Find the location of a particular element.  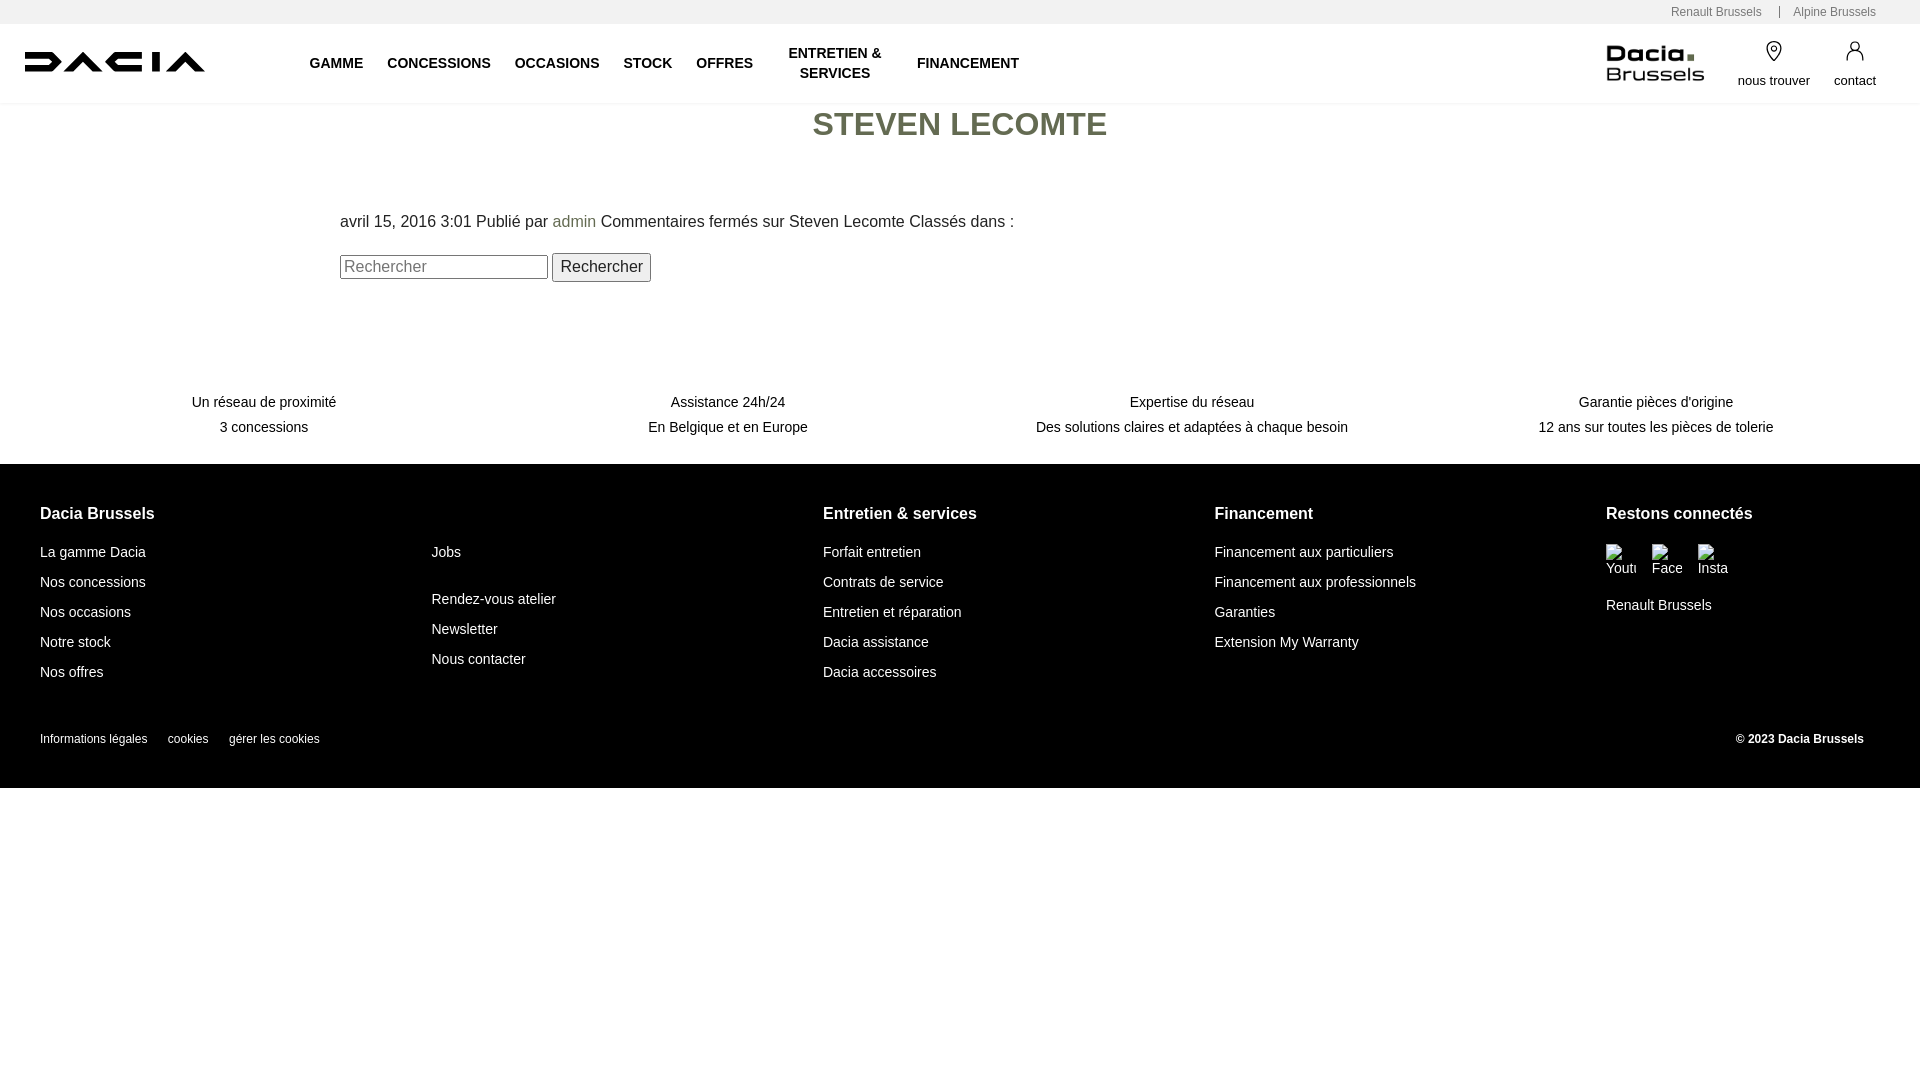

'OFFRES' is located at coordinates (723, 61).